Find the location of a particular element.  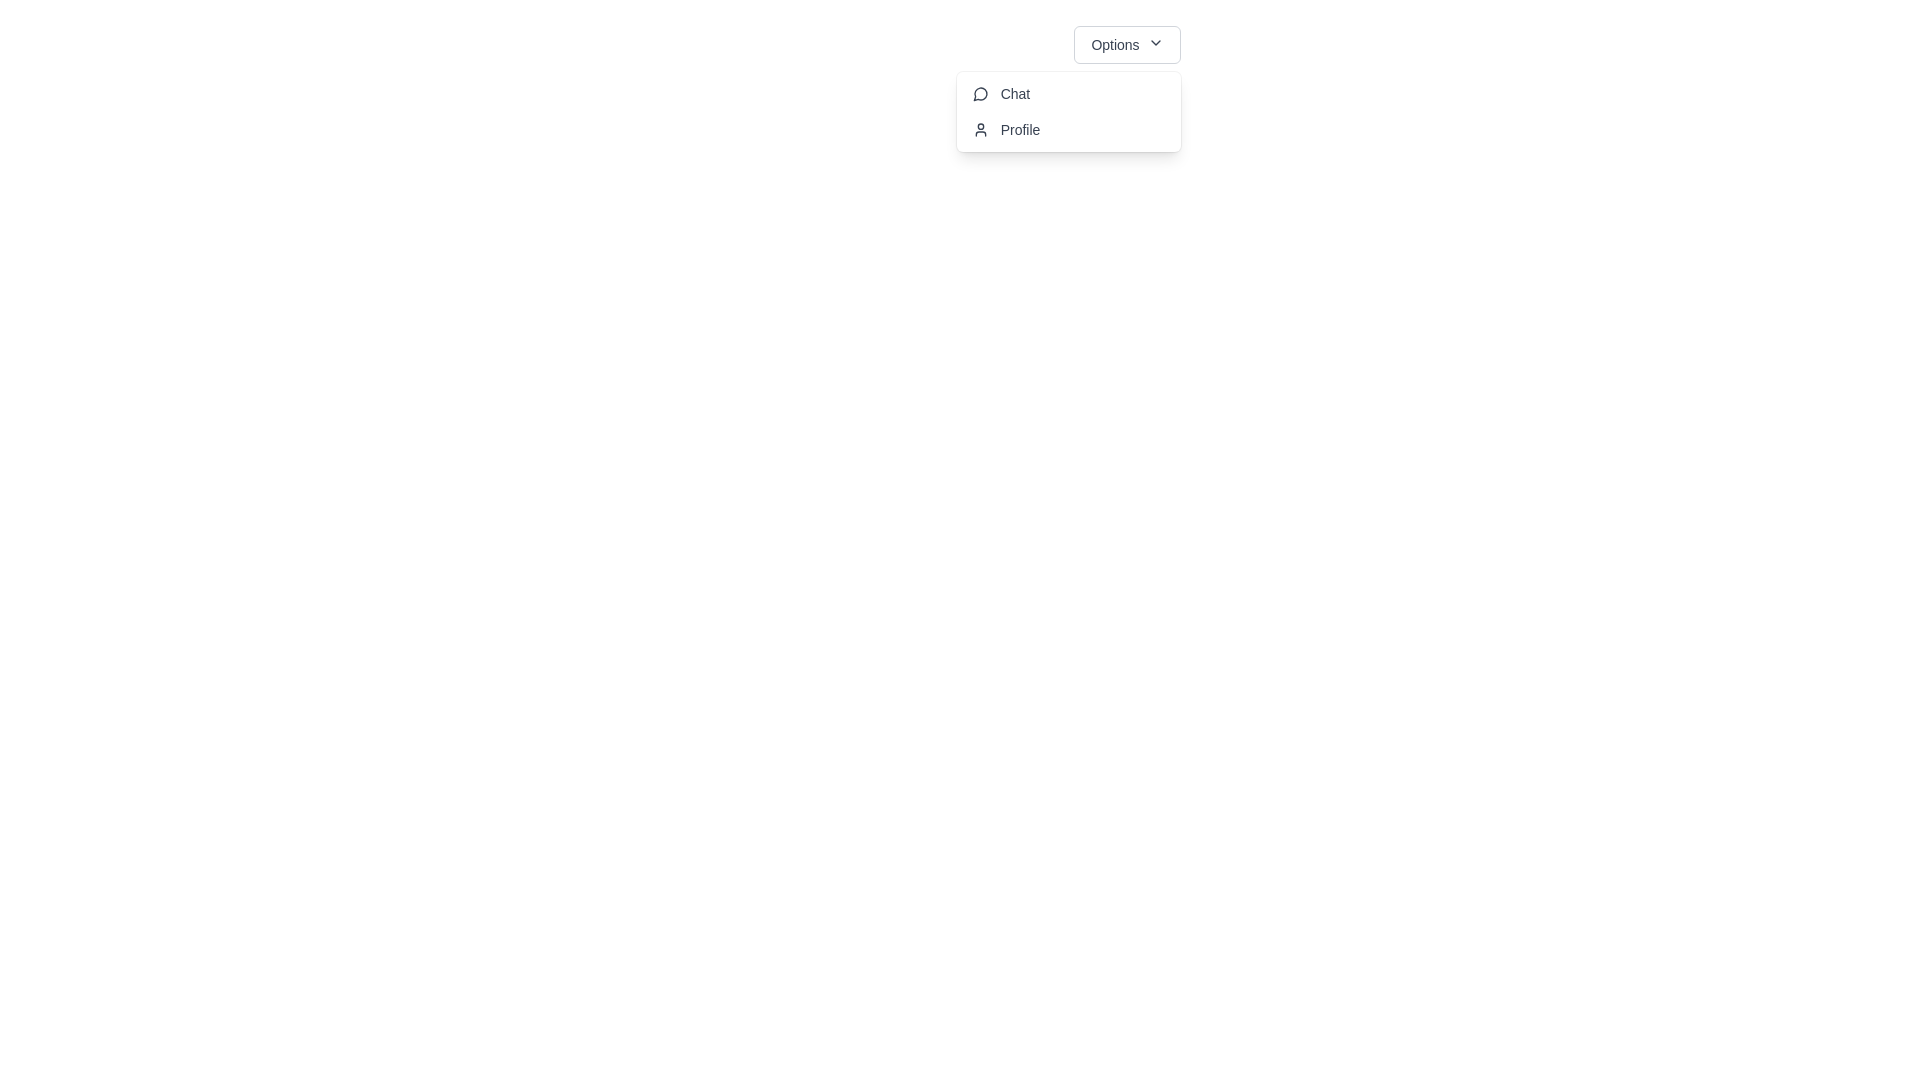

the first item in the dropdown menu is located at coordinates (1001, 93).